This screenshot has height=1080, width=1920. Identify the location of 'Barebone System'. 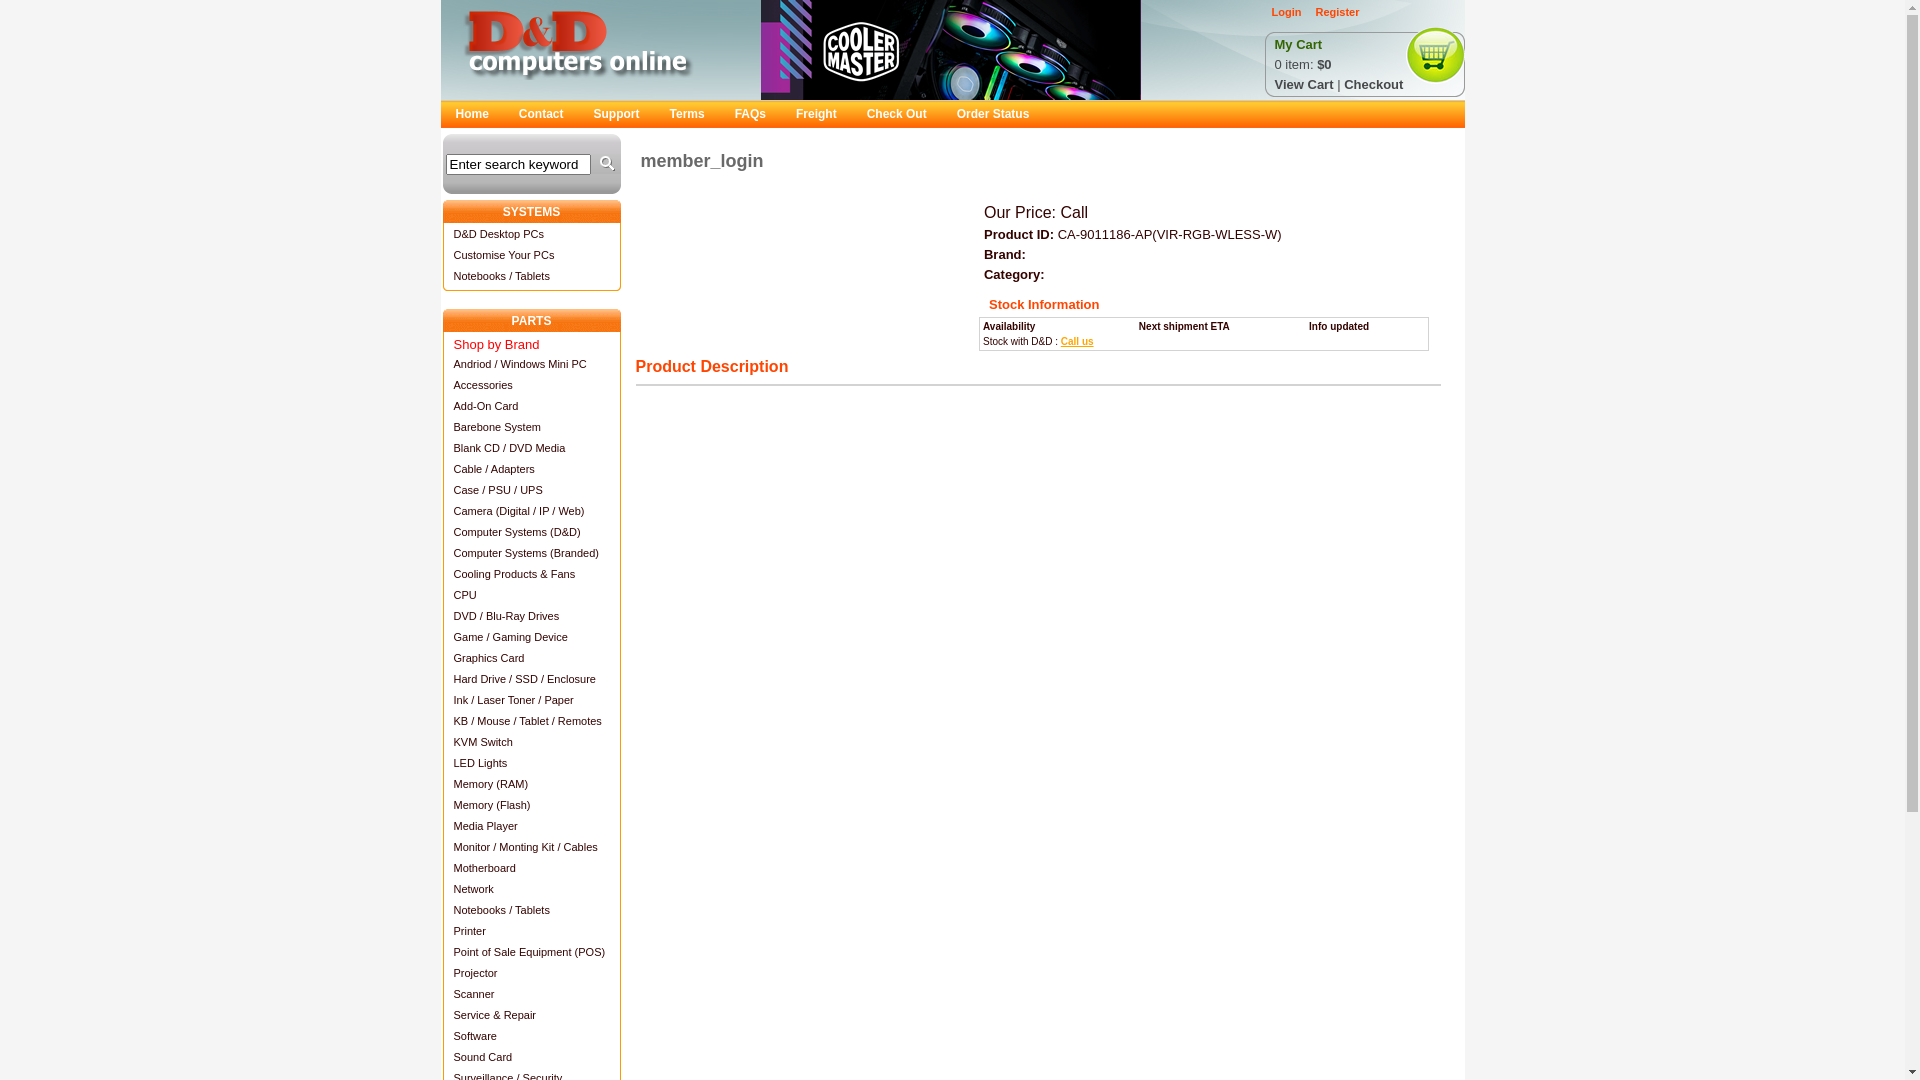
(440, 425).